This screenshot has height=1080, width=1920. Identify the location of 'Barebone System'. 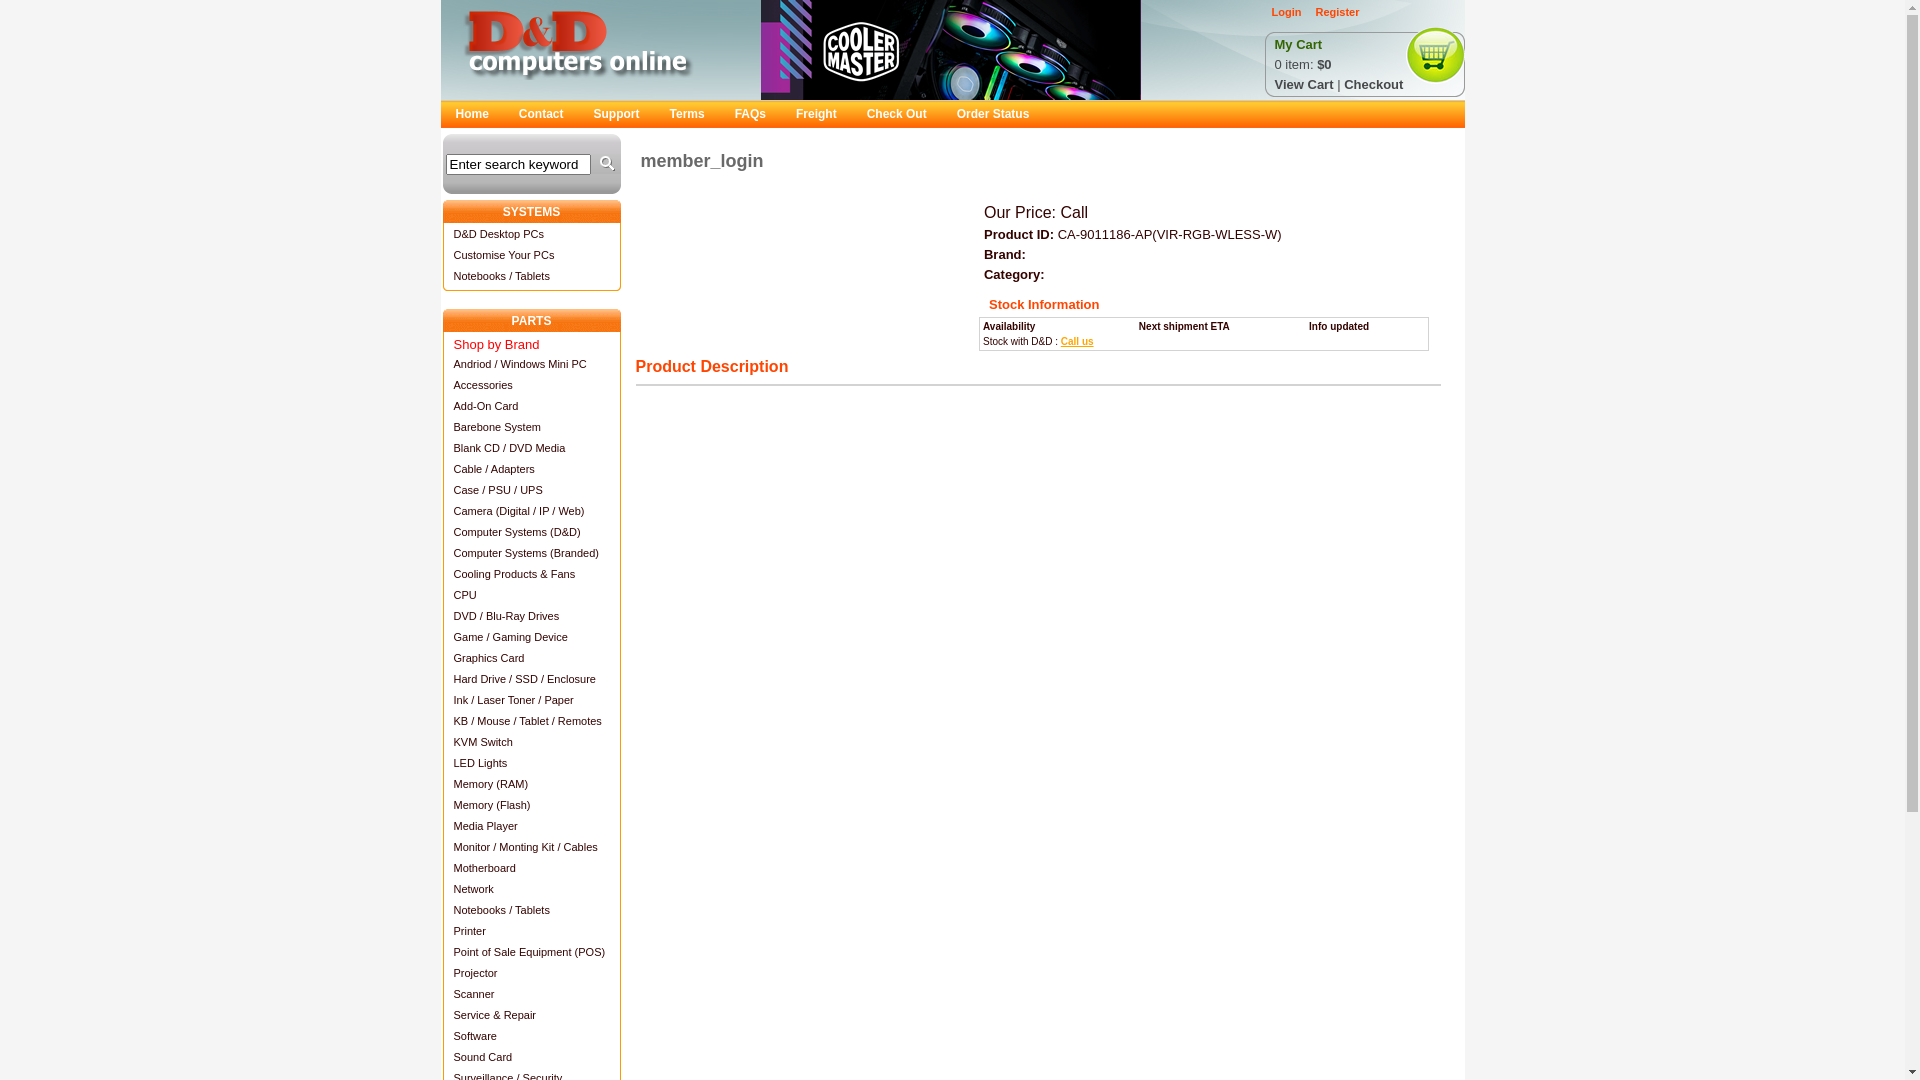
(440, 425).